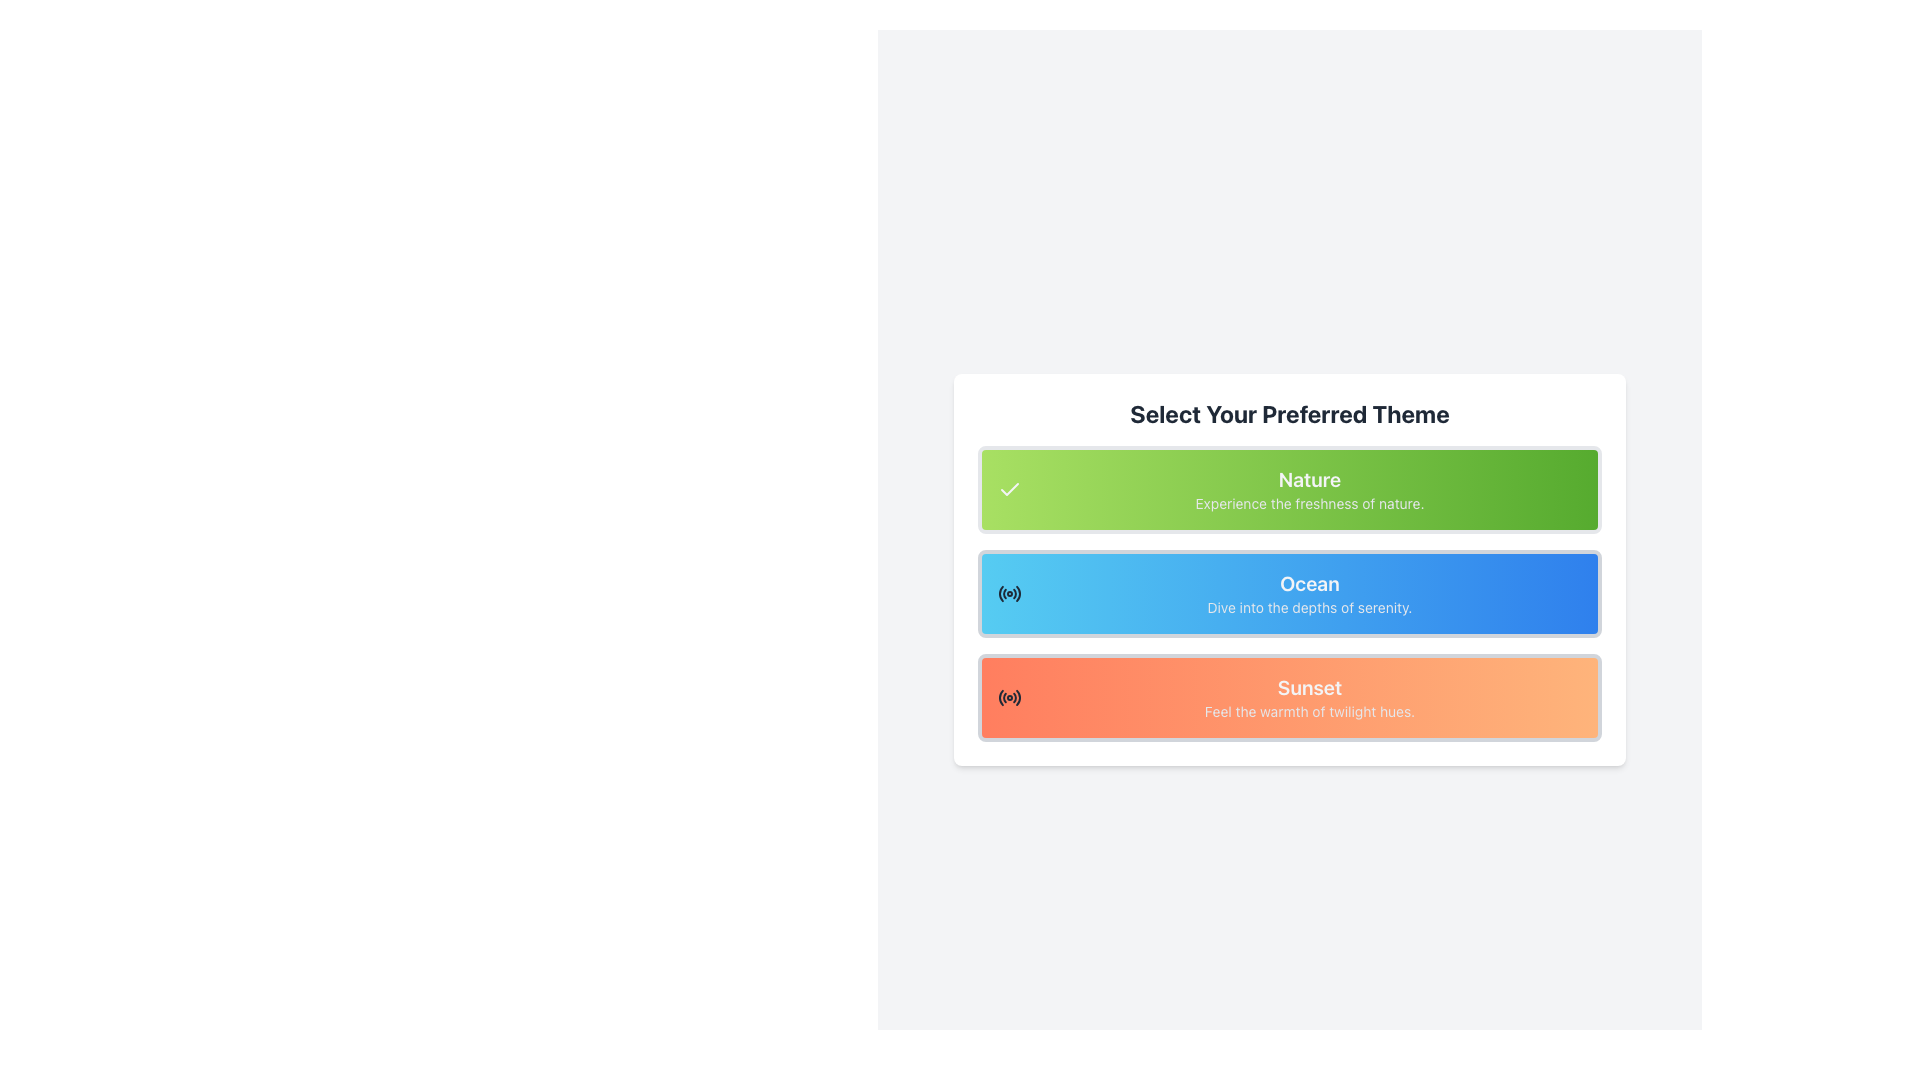  What do you see at coordinates (1290, 412) in the screenshot?
I see `bolded text header that reads 'Select Your Preferred Theme', which is positioned at the top of the theme selection section` at bounding box center [1290, 412].